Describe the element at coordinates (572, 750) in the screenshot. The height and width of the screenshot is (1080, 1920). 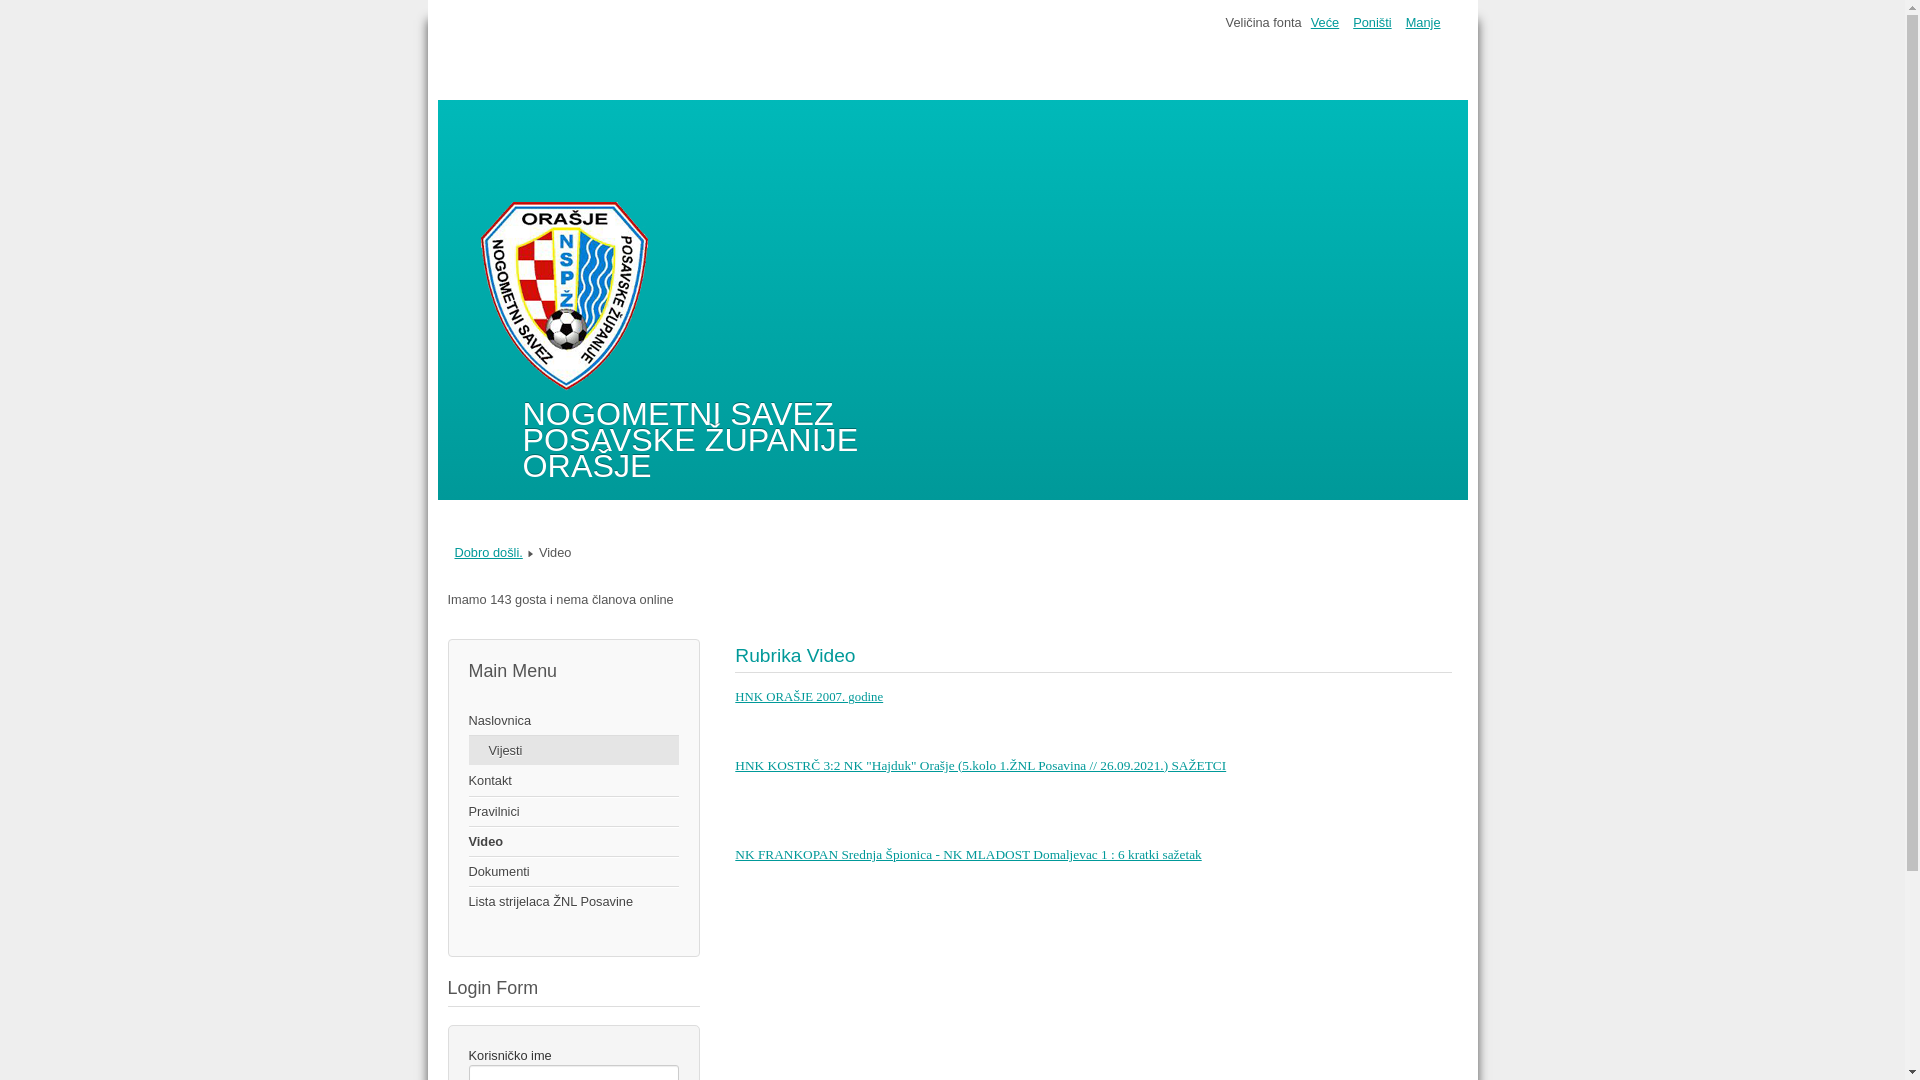
I see `'Vijesti'` at that location.